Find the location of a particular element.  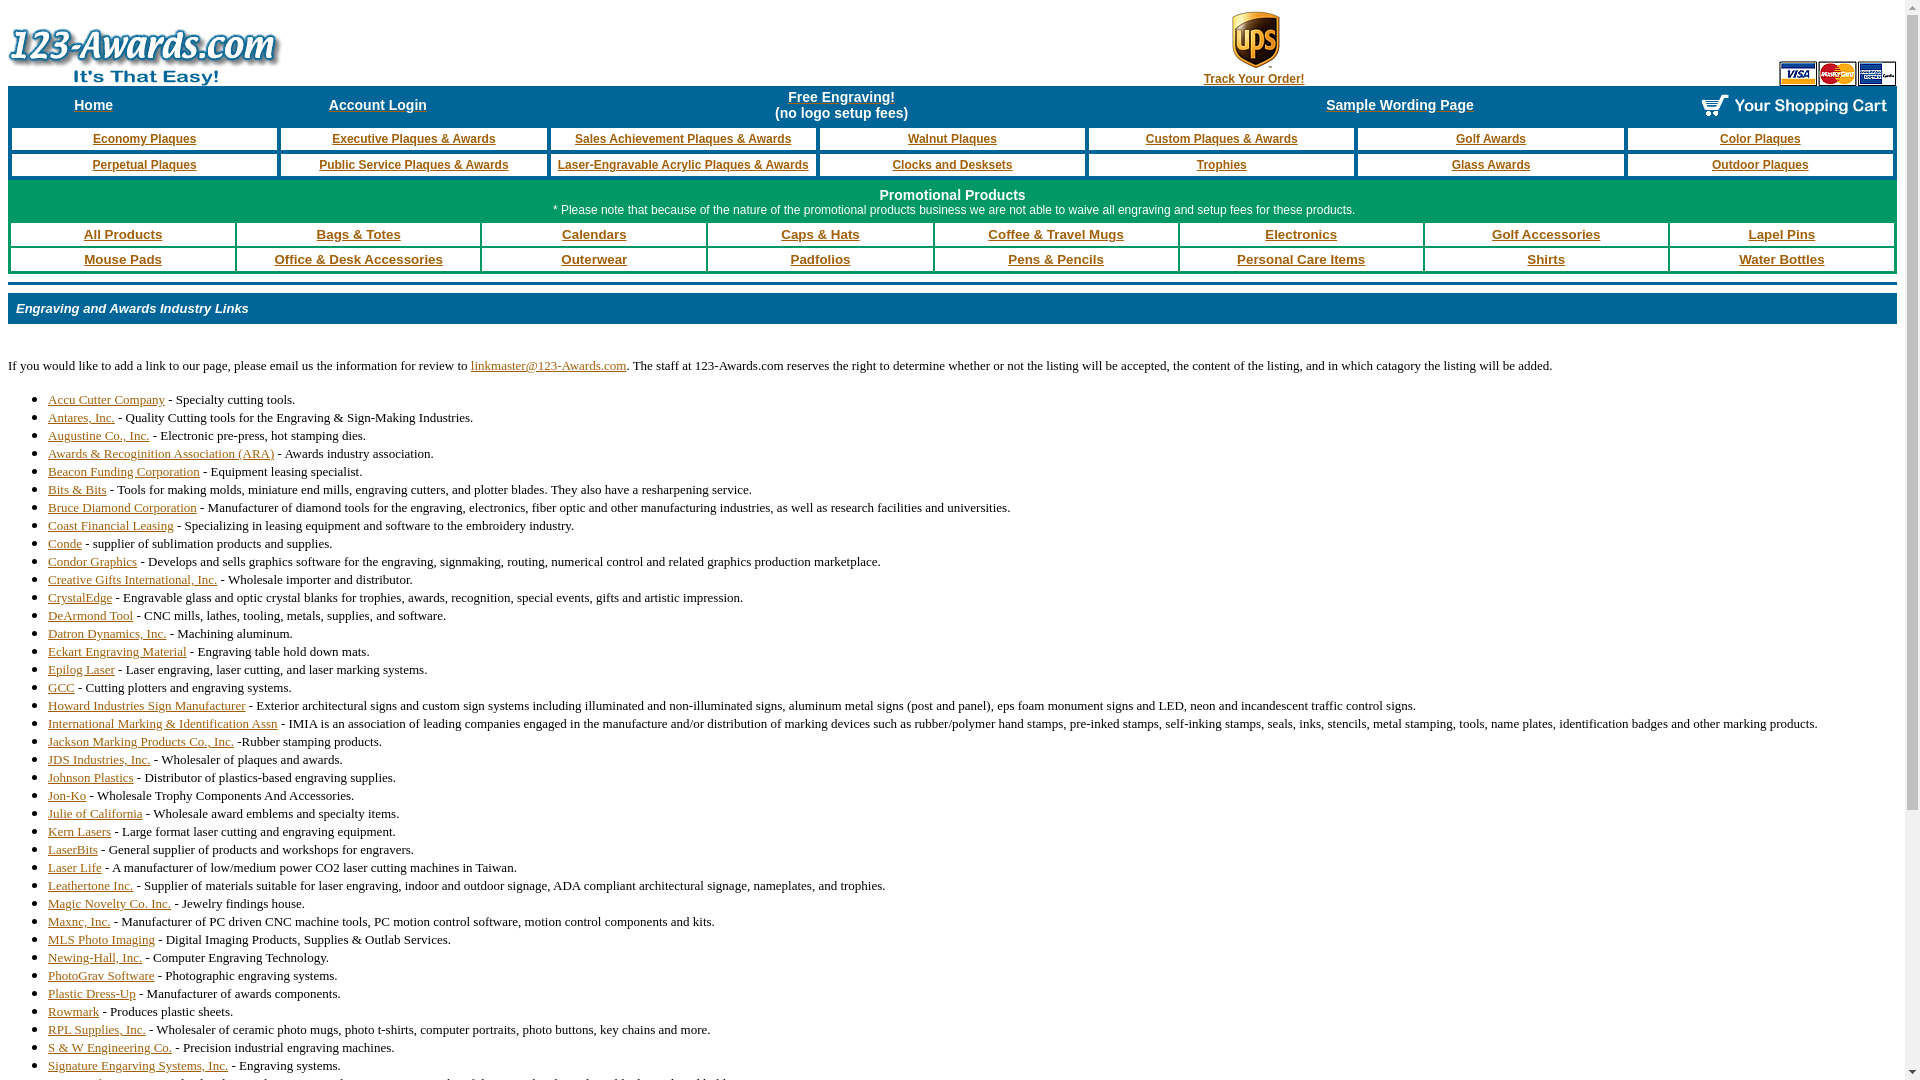

'Home' is located at coordinates (92, 104).